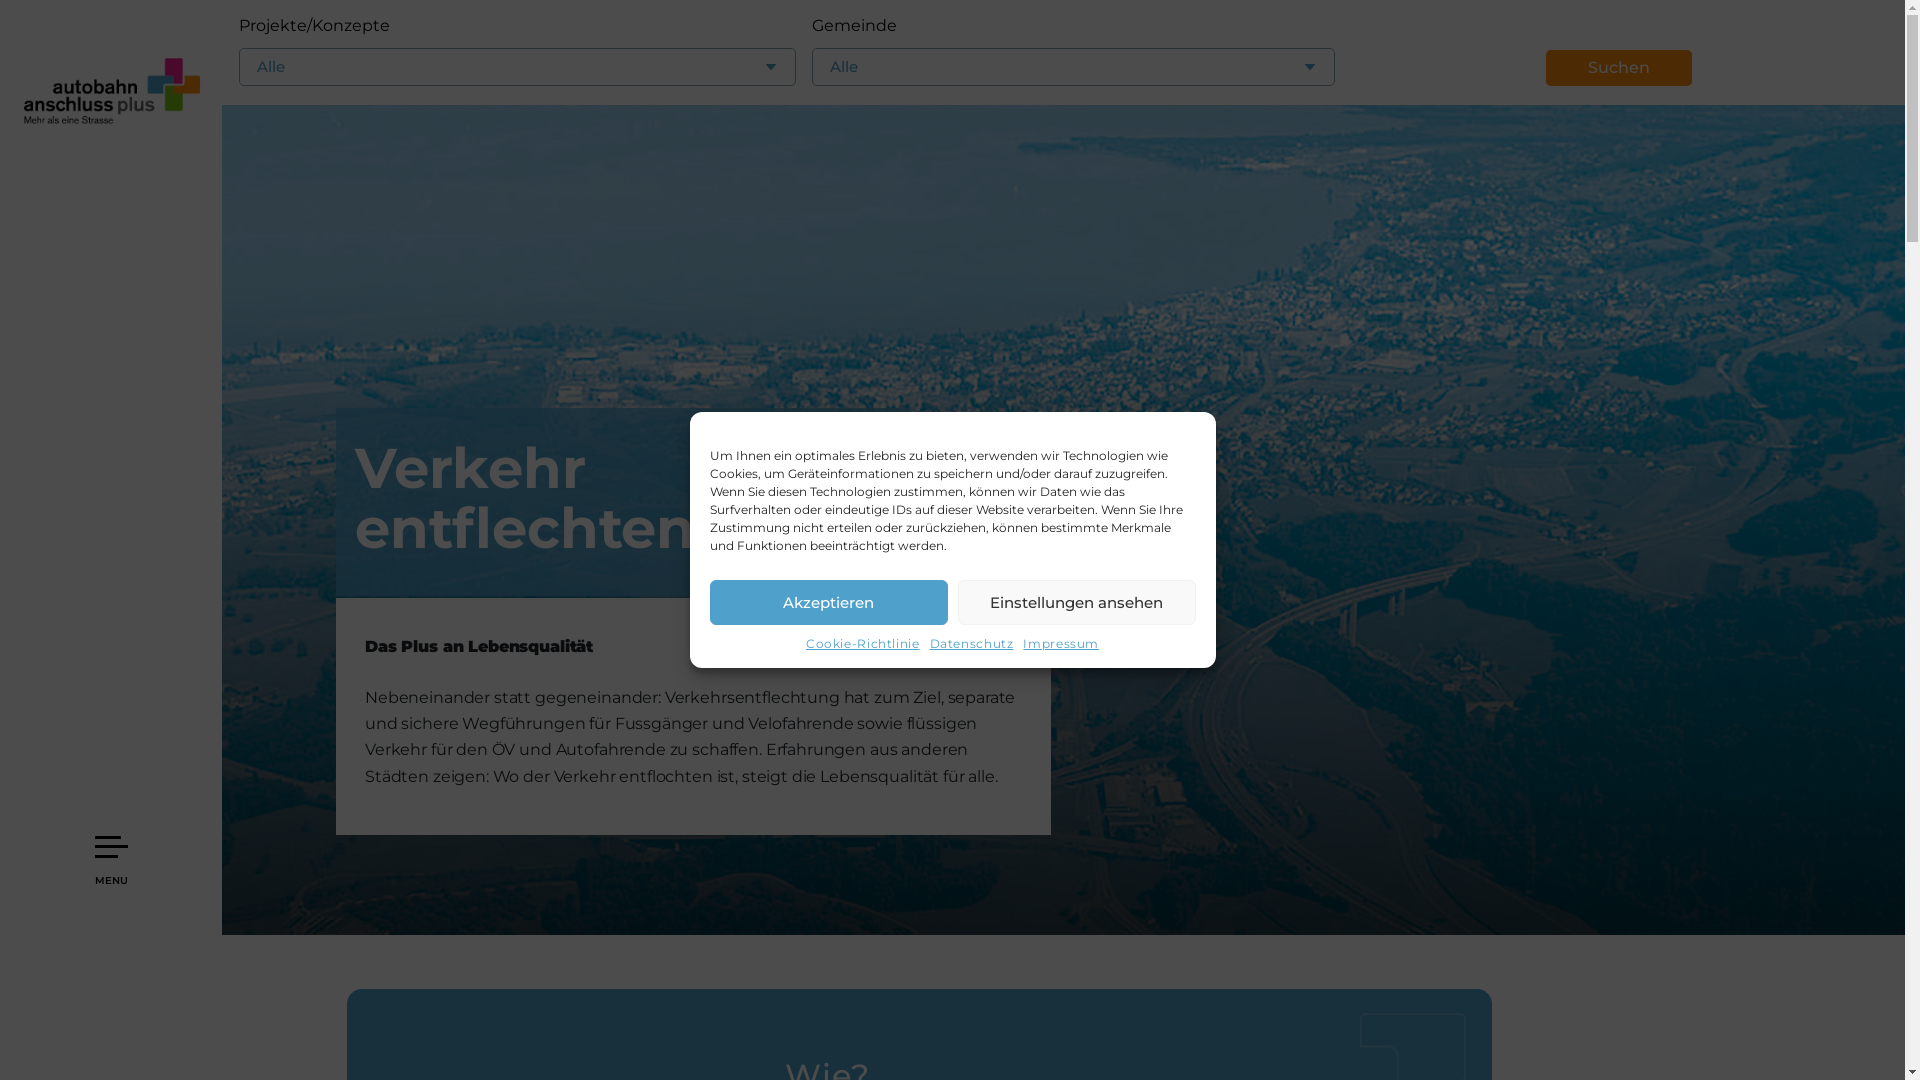 The image size is (1920, 1080). What do you see at coordinates (1075, 601) in the screenshot?
I see `'Einstellungen ansehen'` at bounding box center [1075, 601].